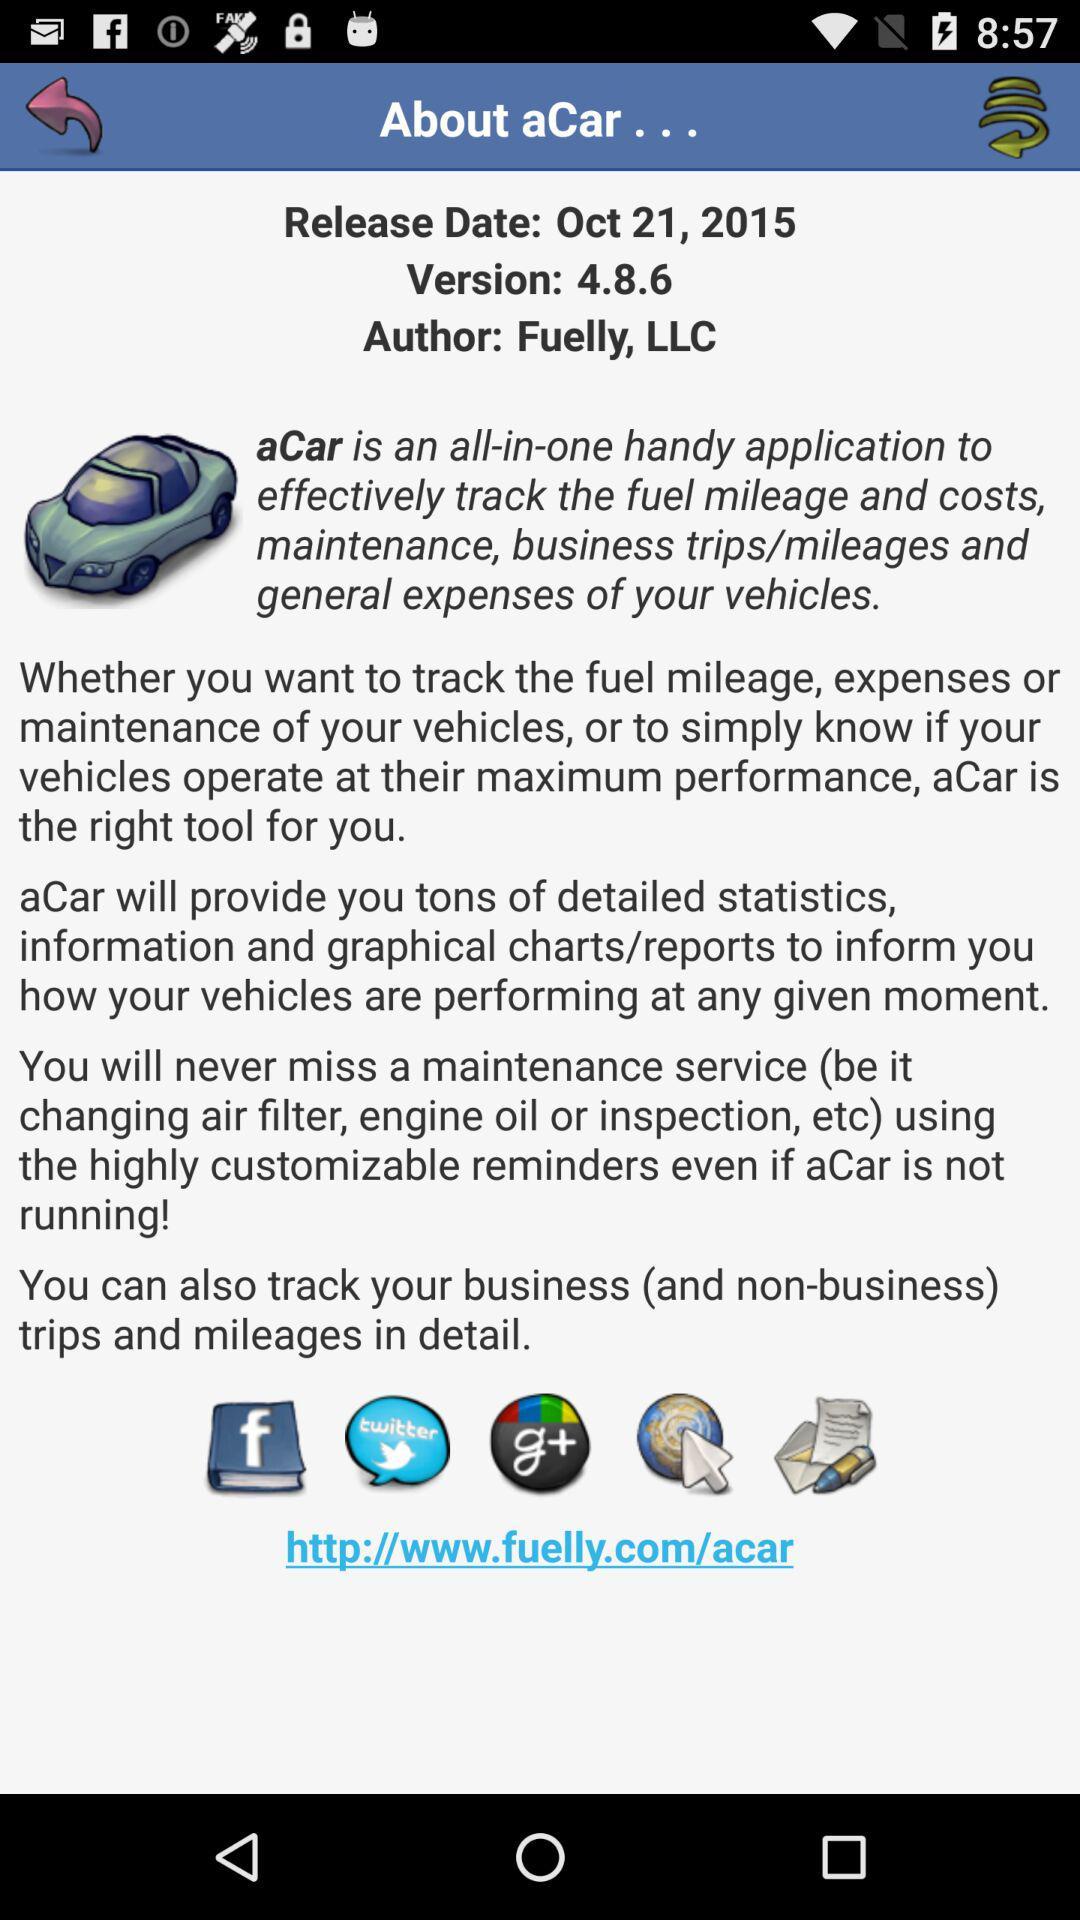 This screenshot has width=1080, height=1920. What do you see at coordinates (397, 1445) in the screenshot?
I see `share to twitter` at bounding box center [397, 1445].